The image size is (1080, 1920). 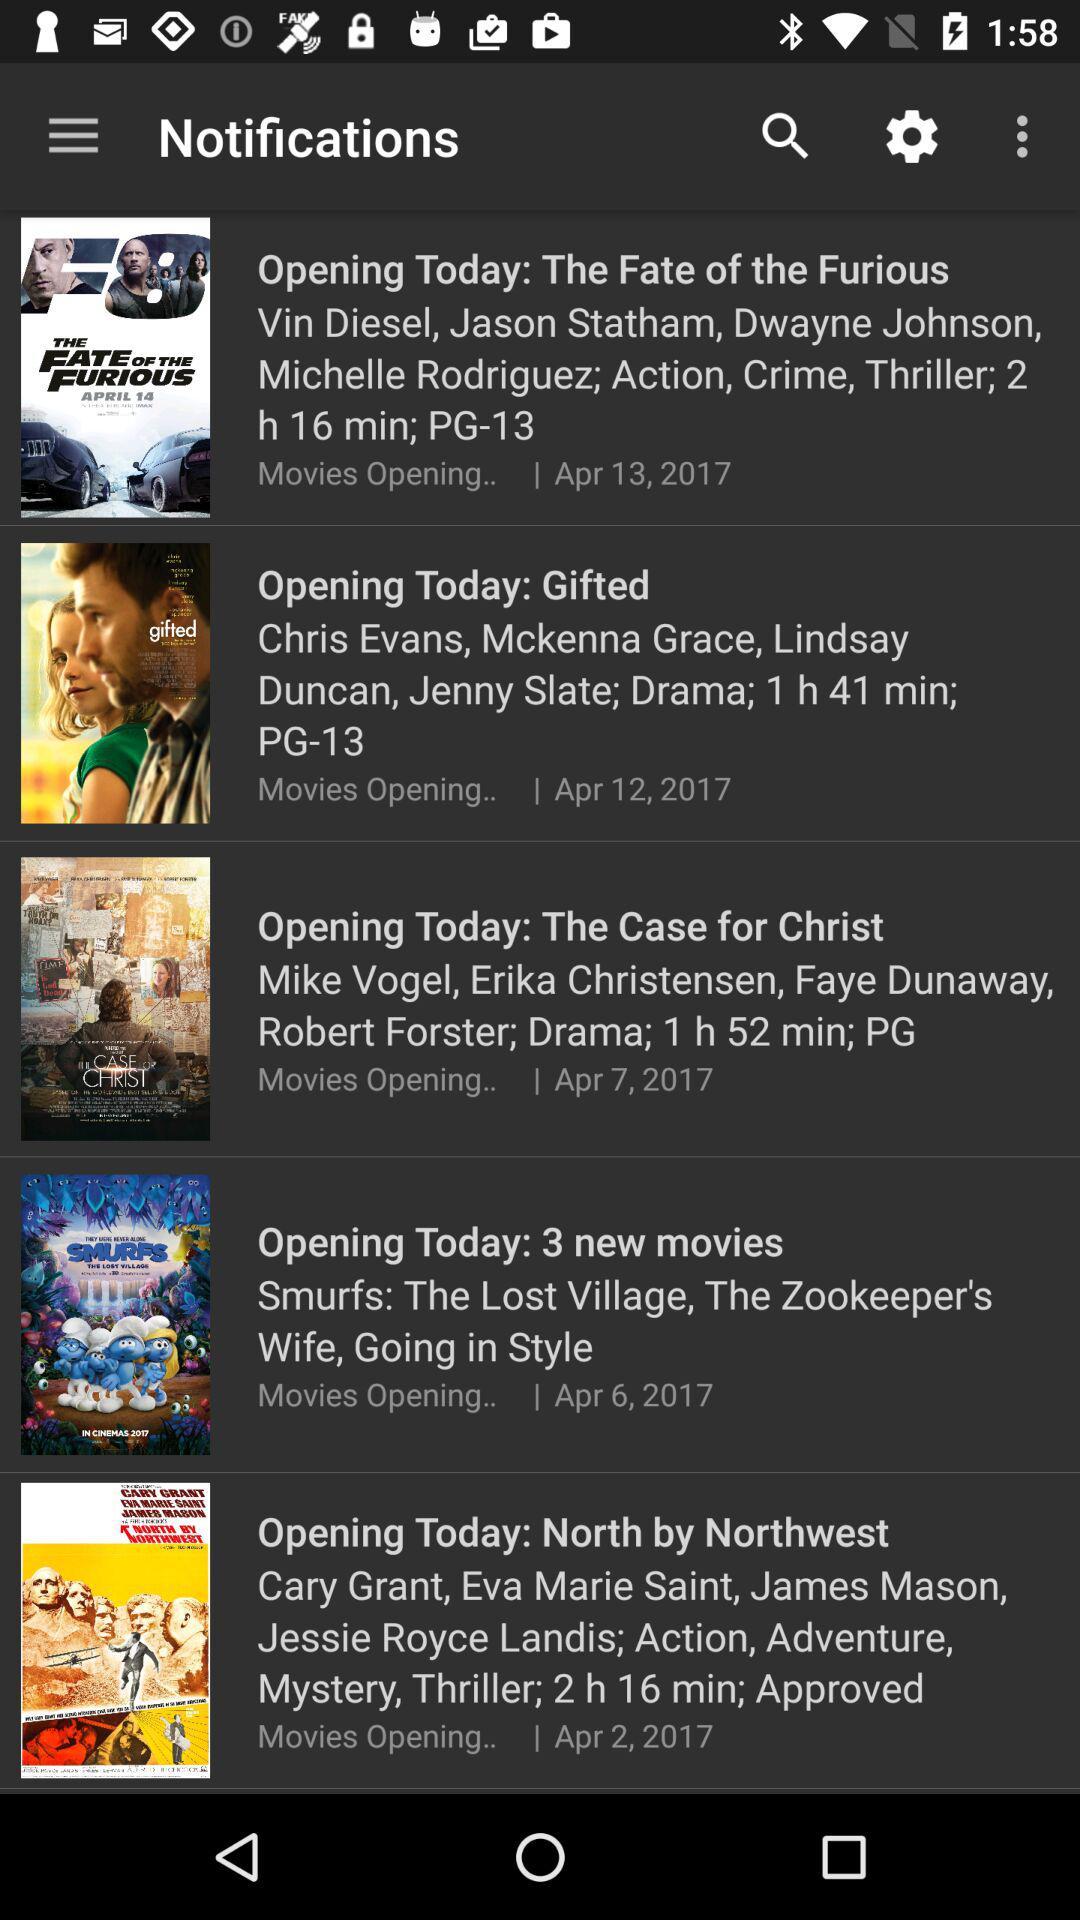 What do you see at coordinates (658, 1320) in the screenshot?
I see `the icon below the opening today 3 icon` at bounding box center [658, 1320].